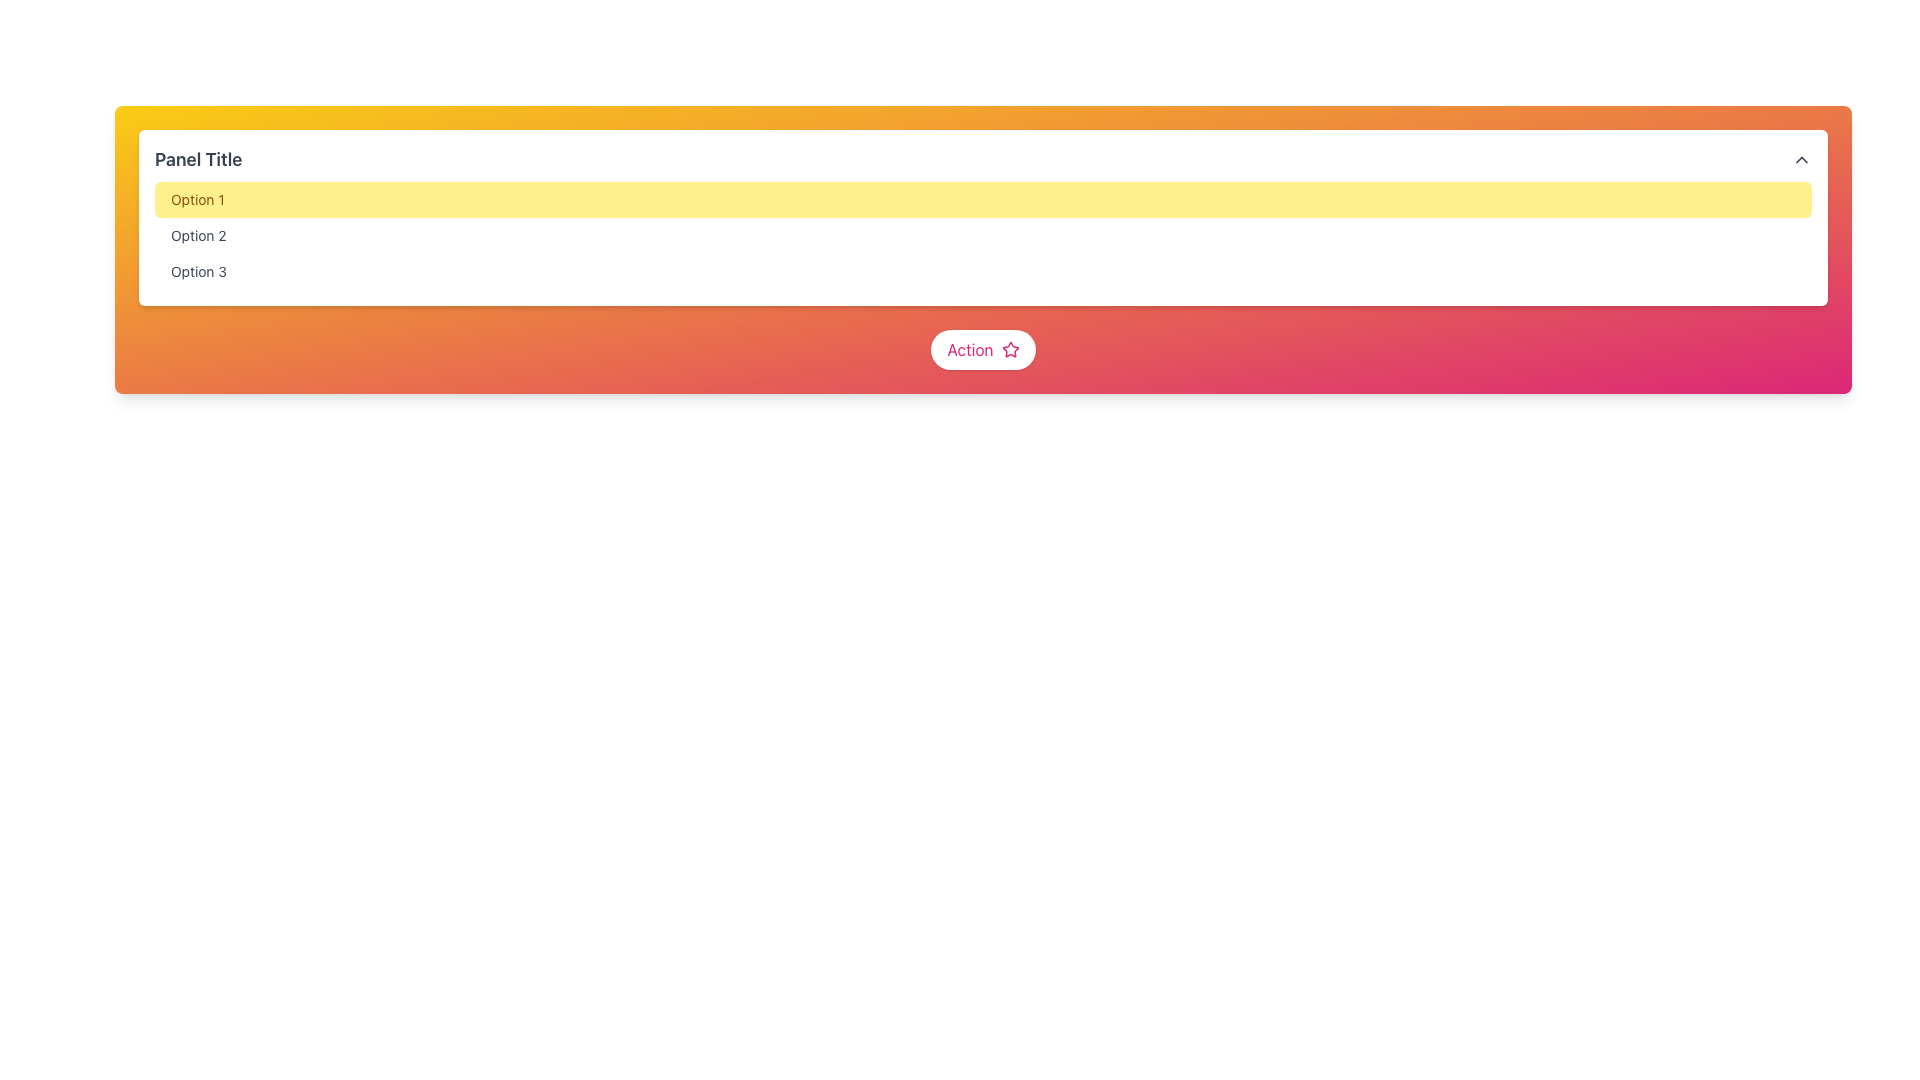 The width and height of the screenshot is (1920, 1080). Describe the element at coordinates (983, 234) in the screenshot. I see `the middle option button in the dropdown menu to trigger a hover effect` at that location.